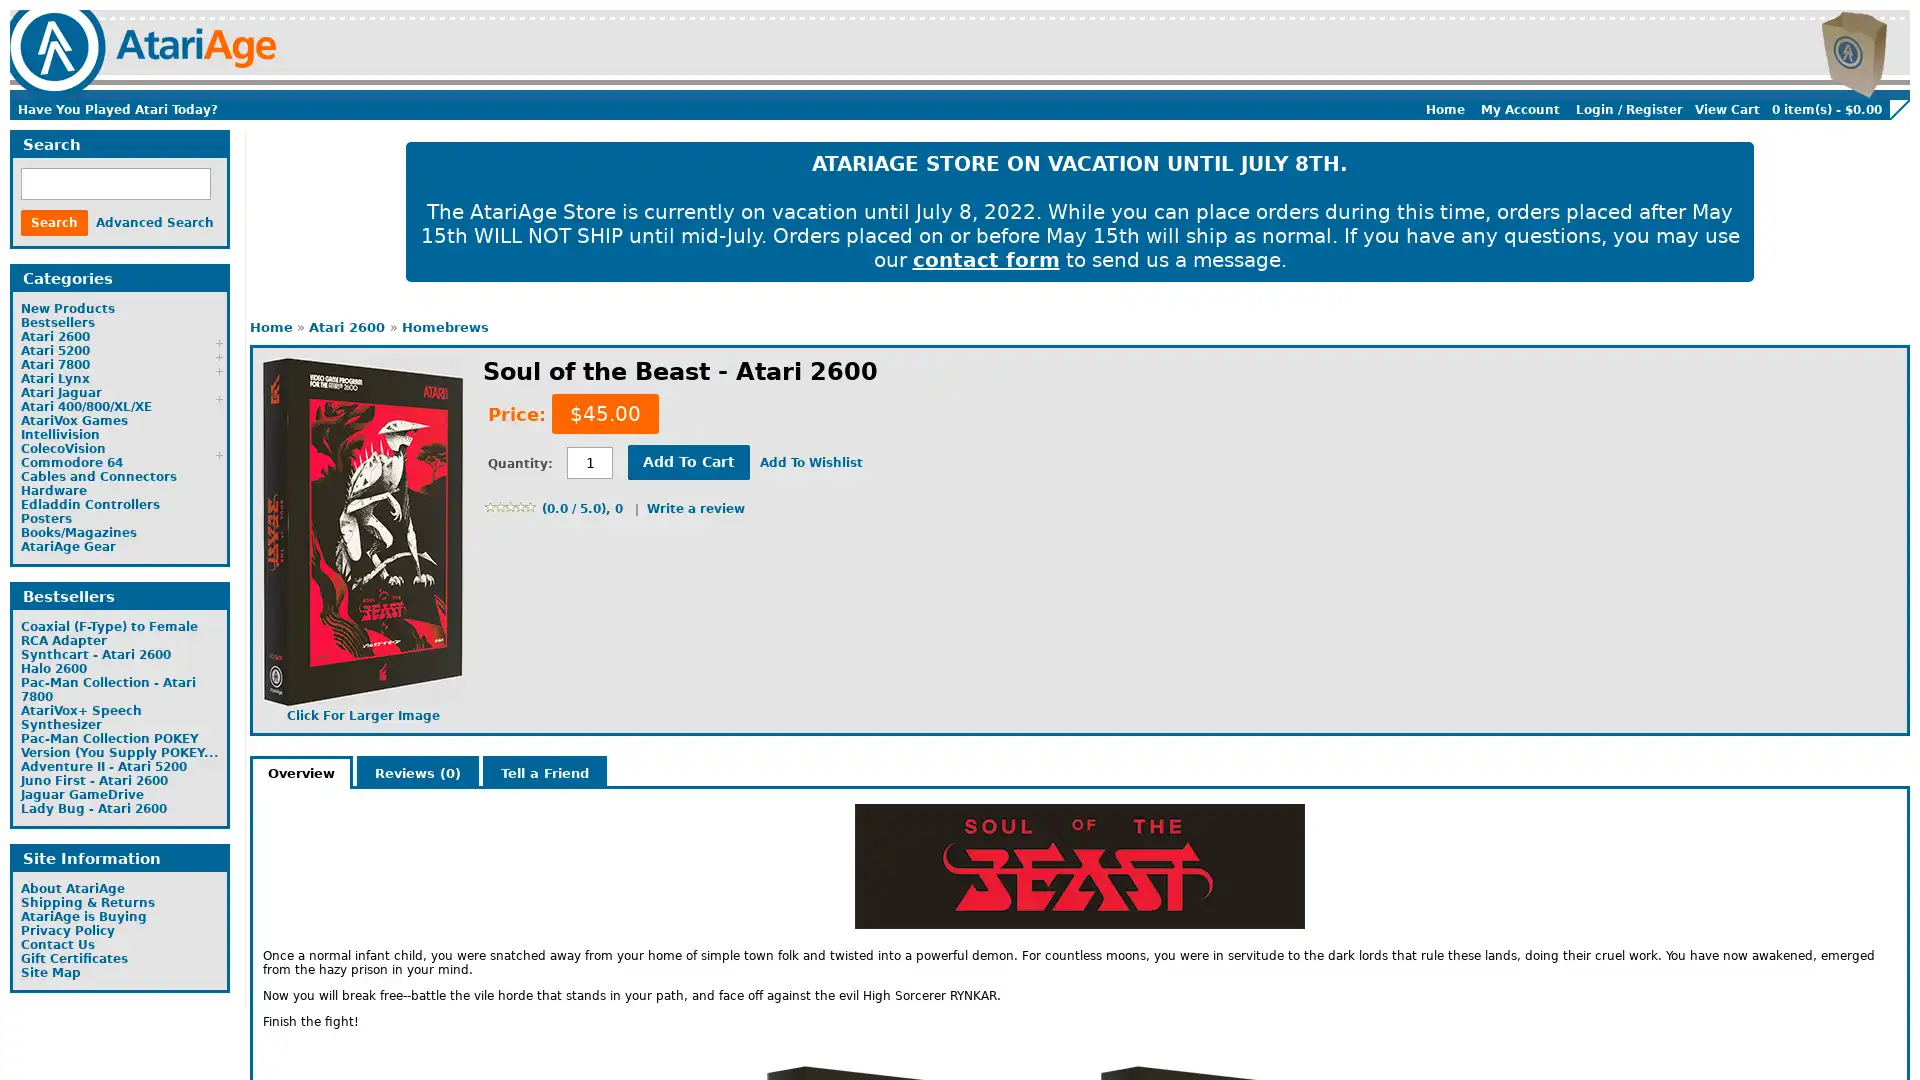 This screenshot has height=1080, width=1920. What do you see at coordinates (54, 223) in the screenshot?
I see `Search` at bounding box center [54, 223].